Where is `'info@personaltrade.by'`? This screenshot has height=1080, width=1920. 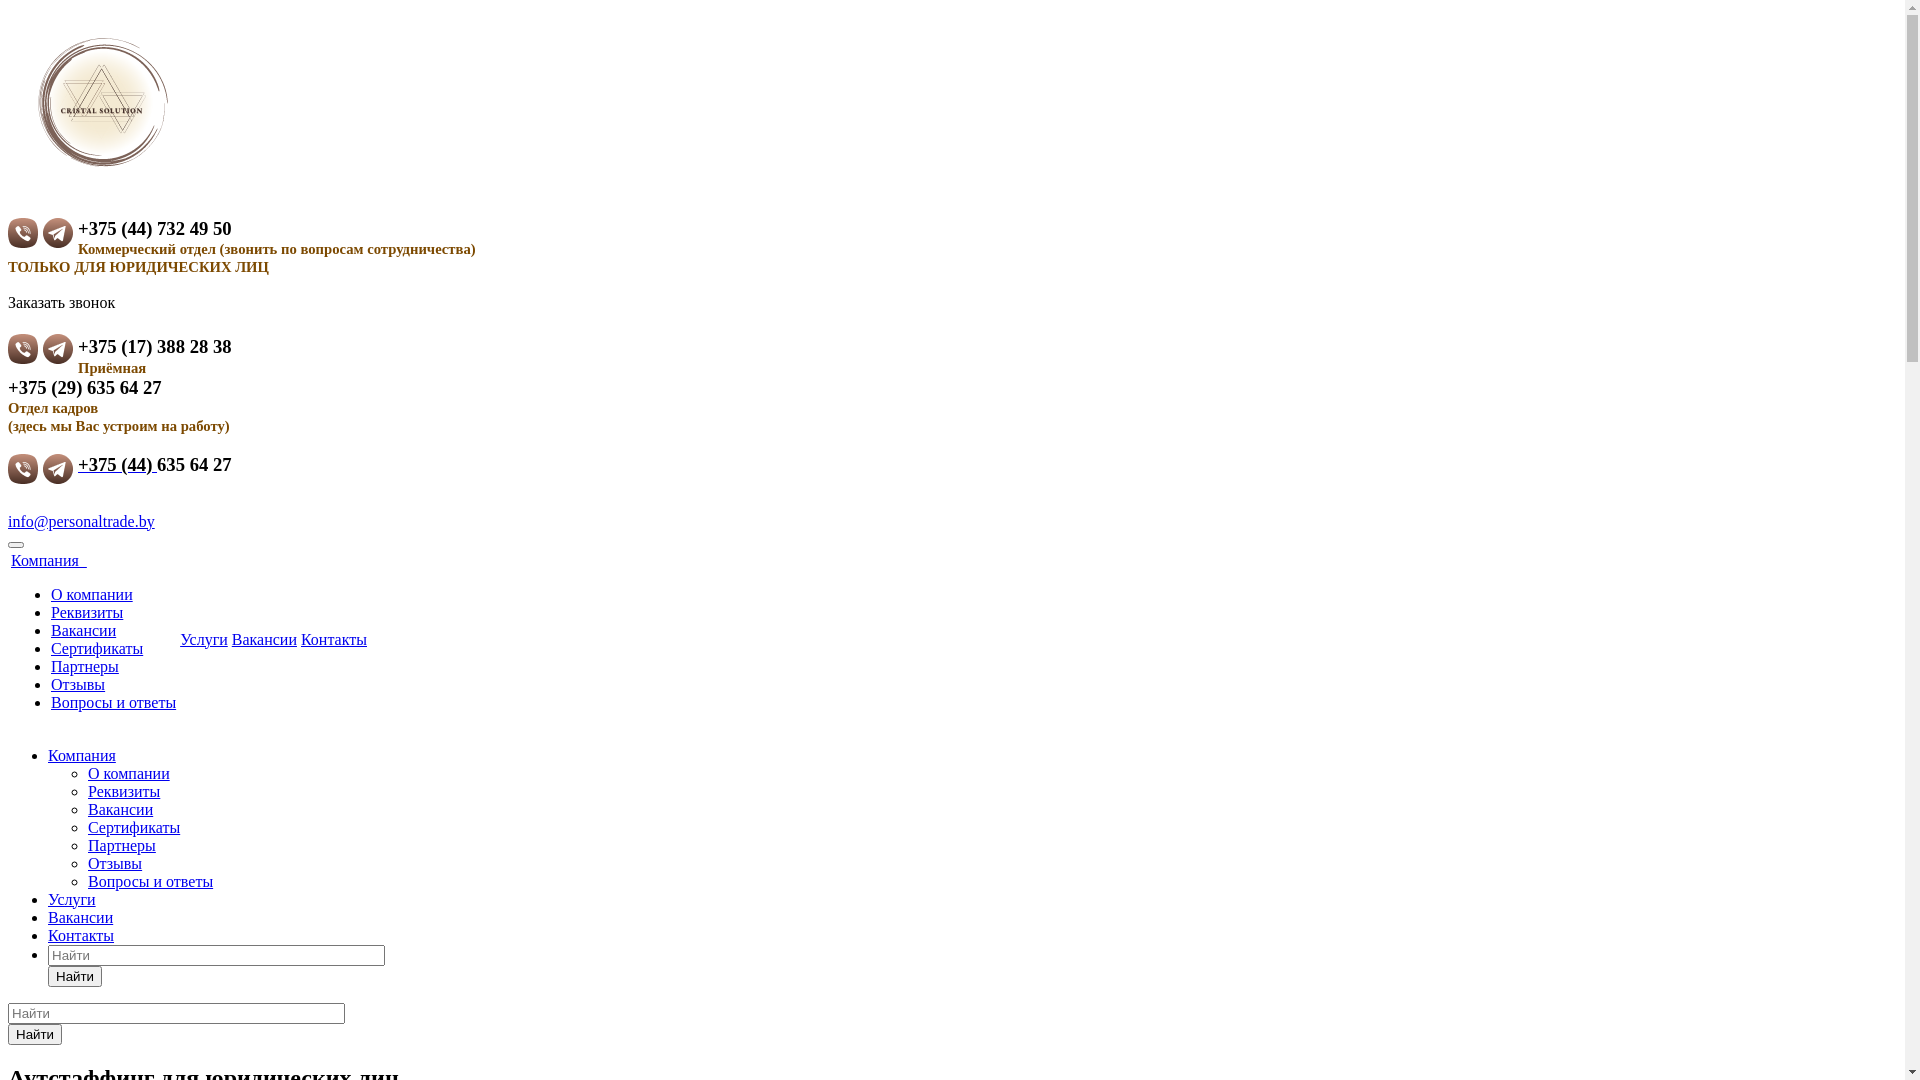
'info@personaltrade.by' is located at coordinates (80, 520).